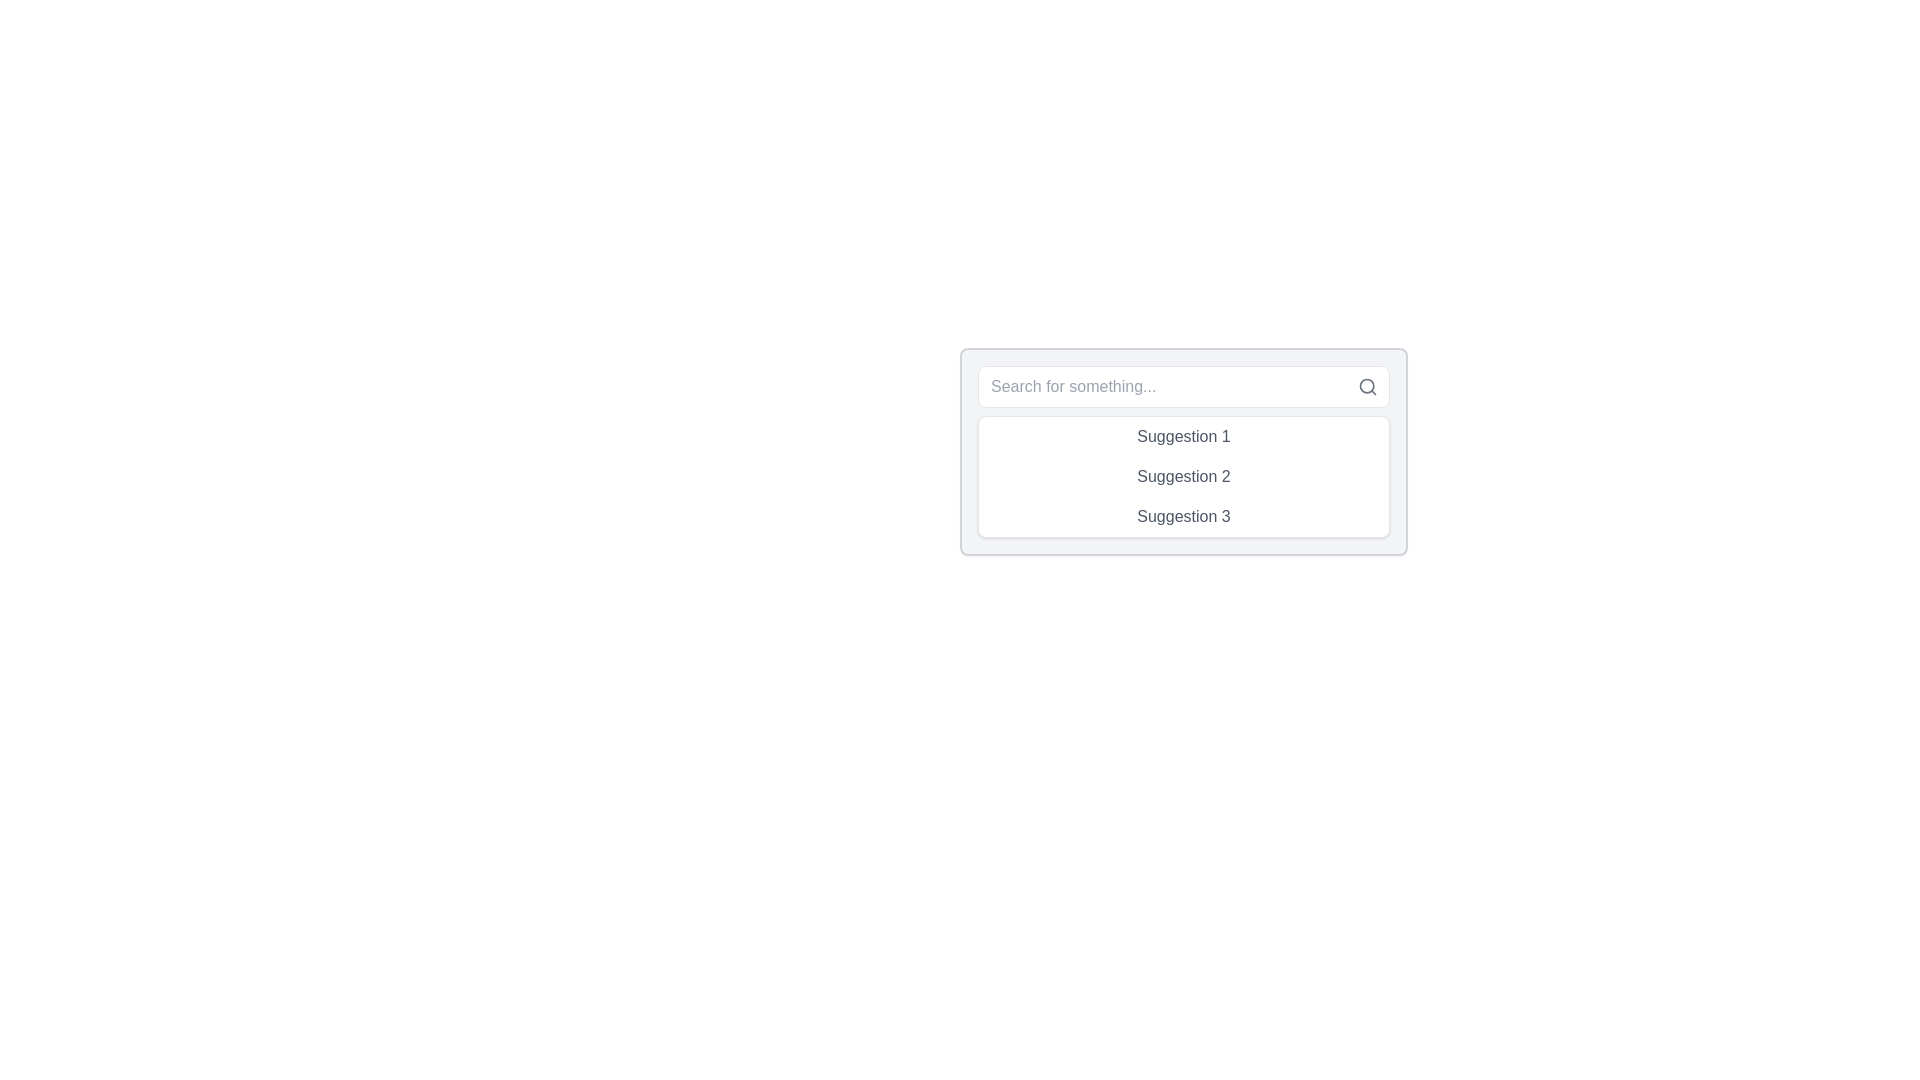  Describe the element at coordinates (1184, 451) in the screenshot. I see `the first item in the list of clickable items displayed below the search bar` at that location.